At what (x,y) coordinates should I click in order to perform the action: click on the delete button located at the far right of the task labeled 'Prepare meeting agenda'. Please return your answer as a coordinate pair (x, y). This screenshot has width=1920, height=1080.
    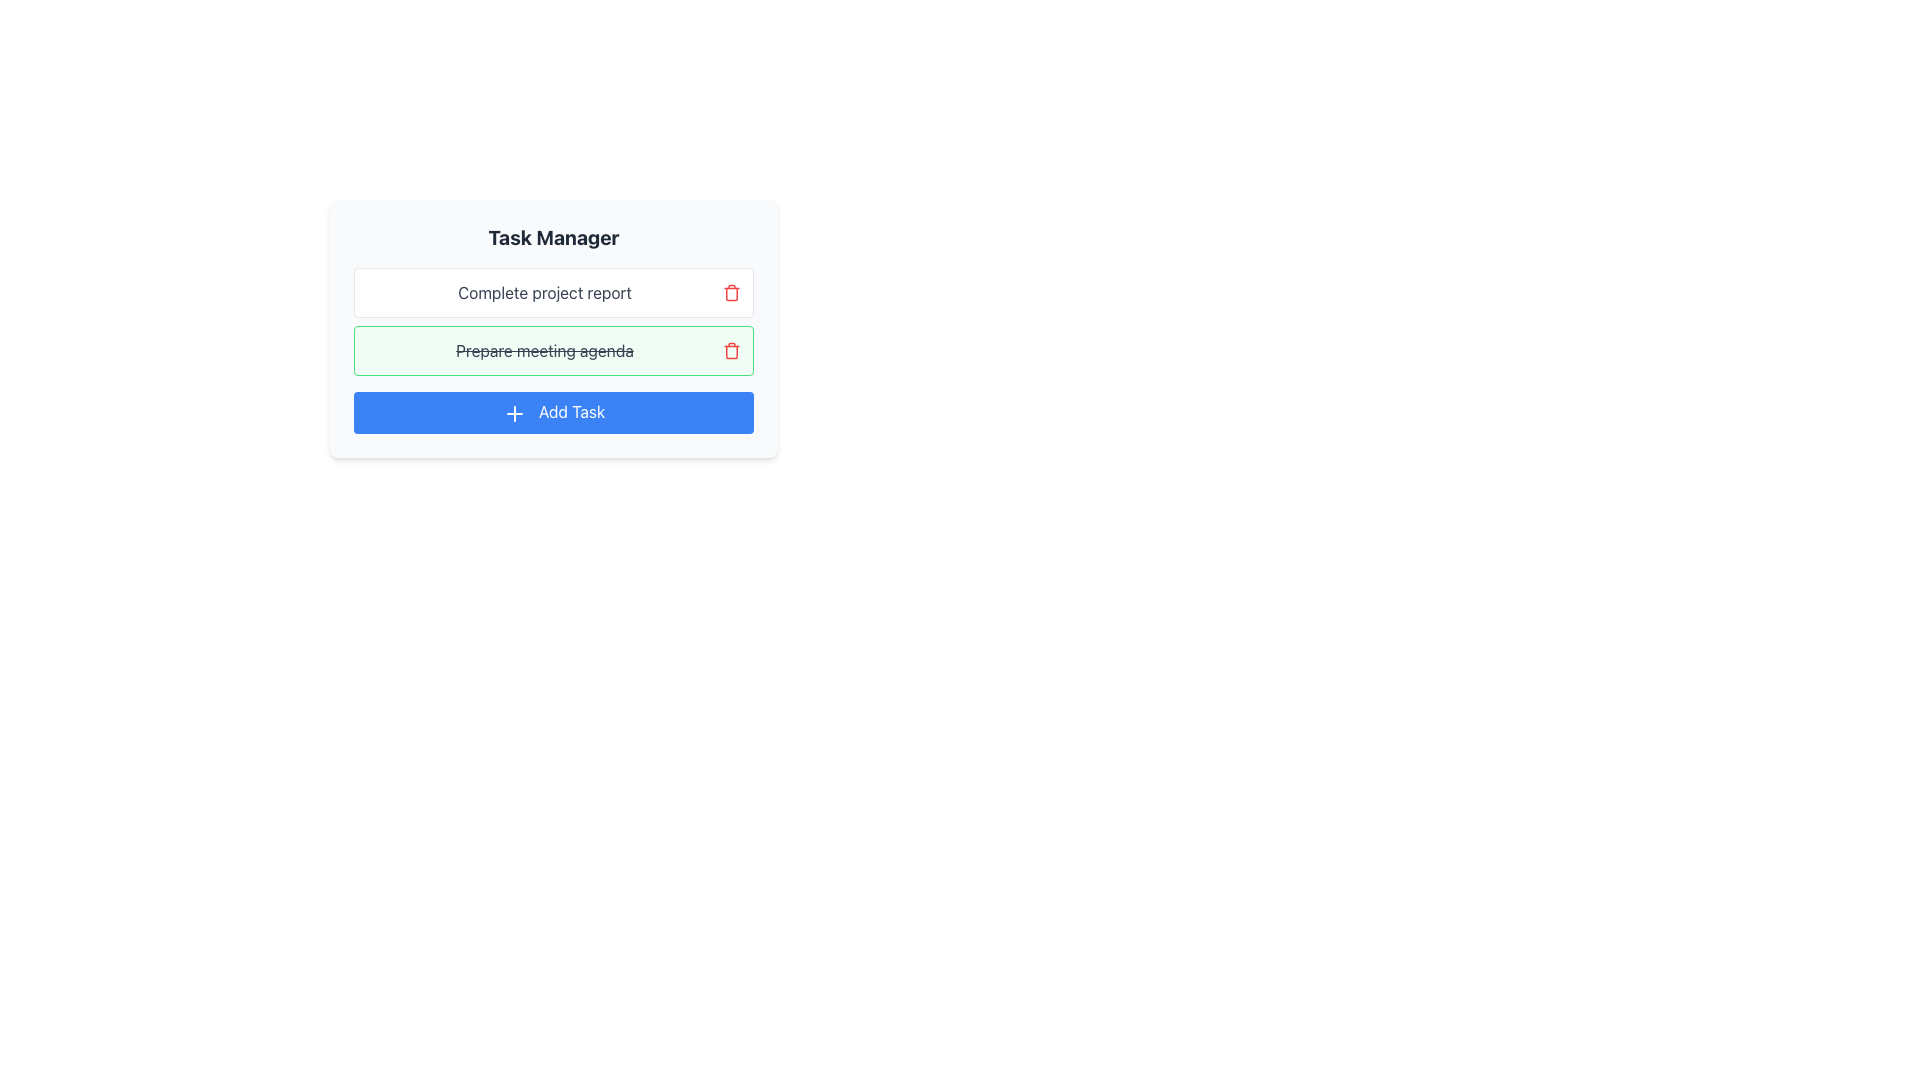
    Looking at the image, I should click on (730, 293).